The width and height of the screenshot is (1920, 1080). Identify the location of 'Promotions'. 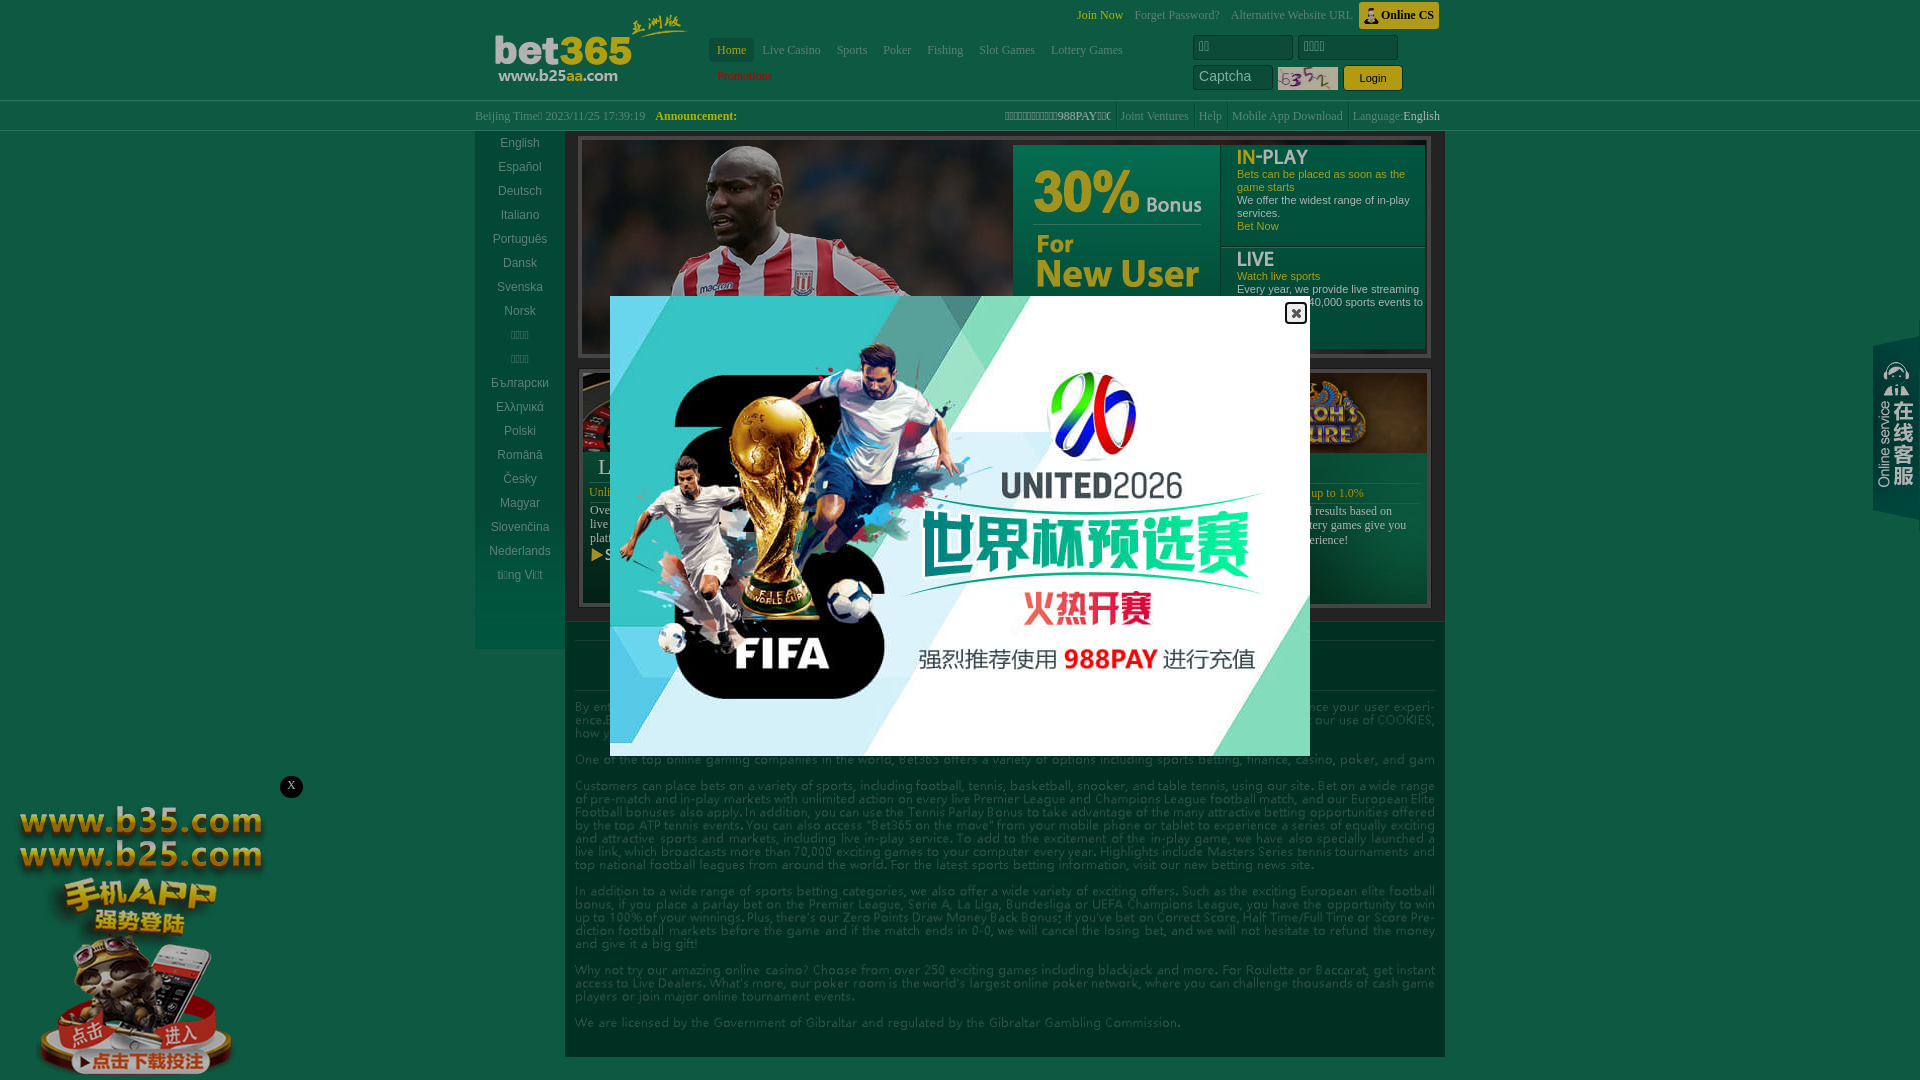
(743, 75).